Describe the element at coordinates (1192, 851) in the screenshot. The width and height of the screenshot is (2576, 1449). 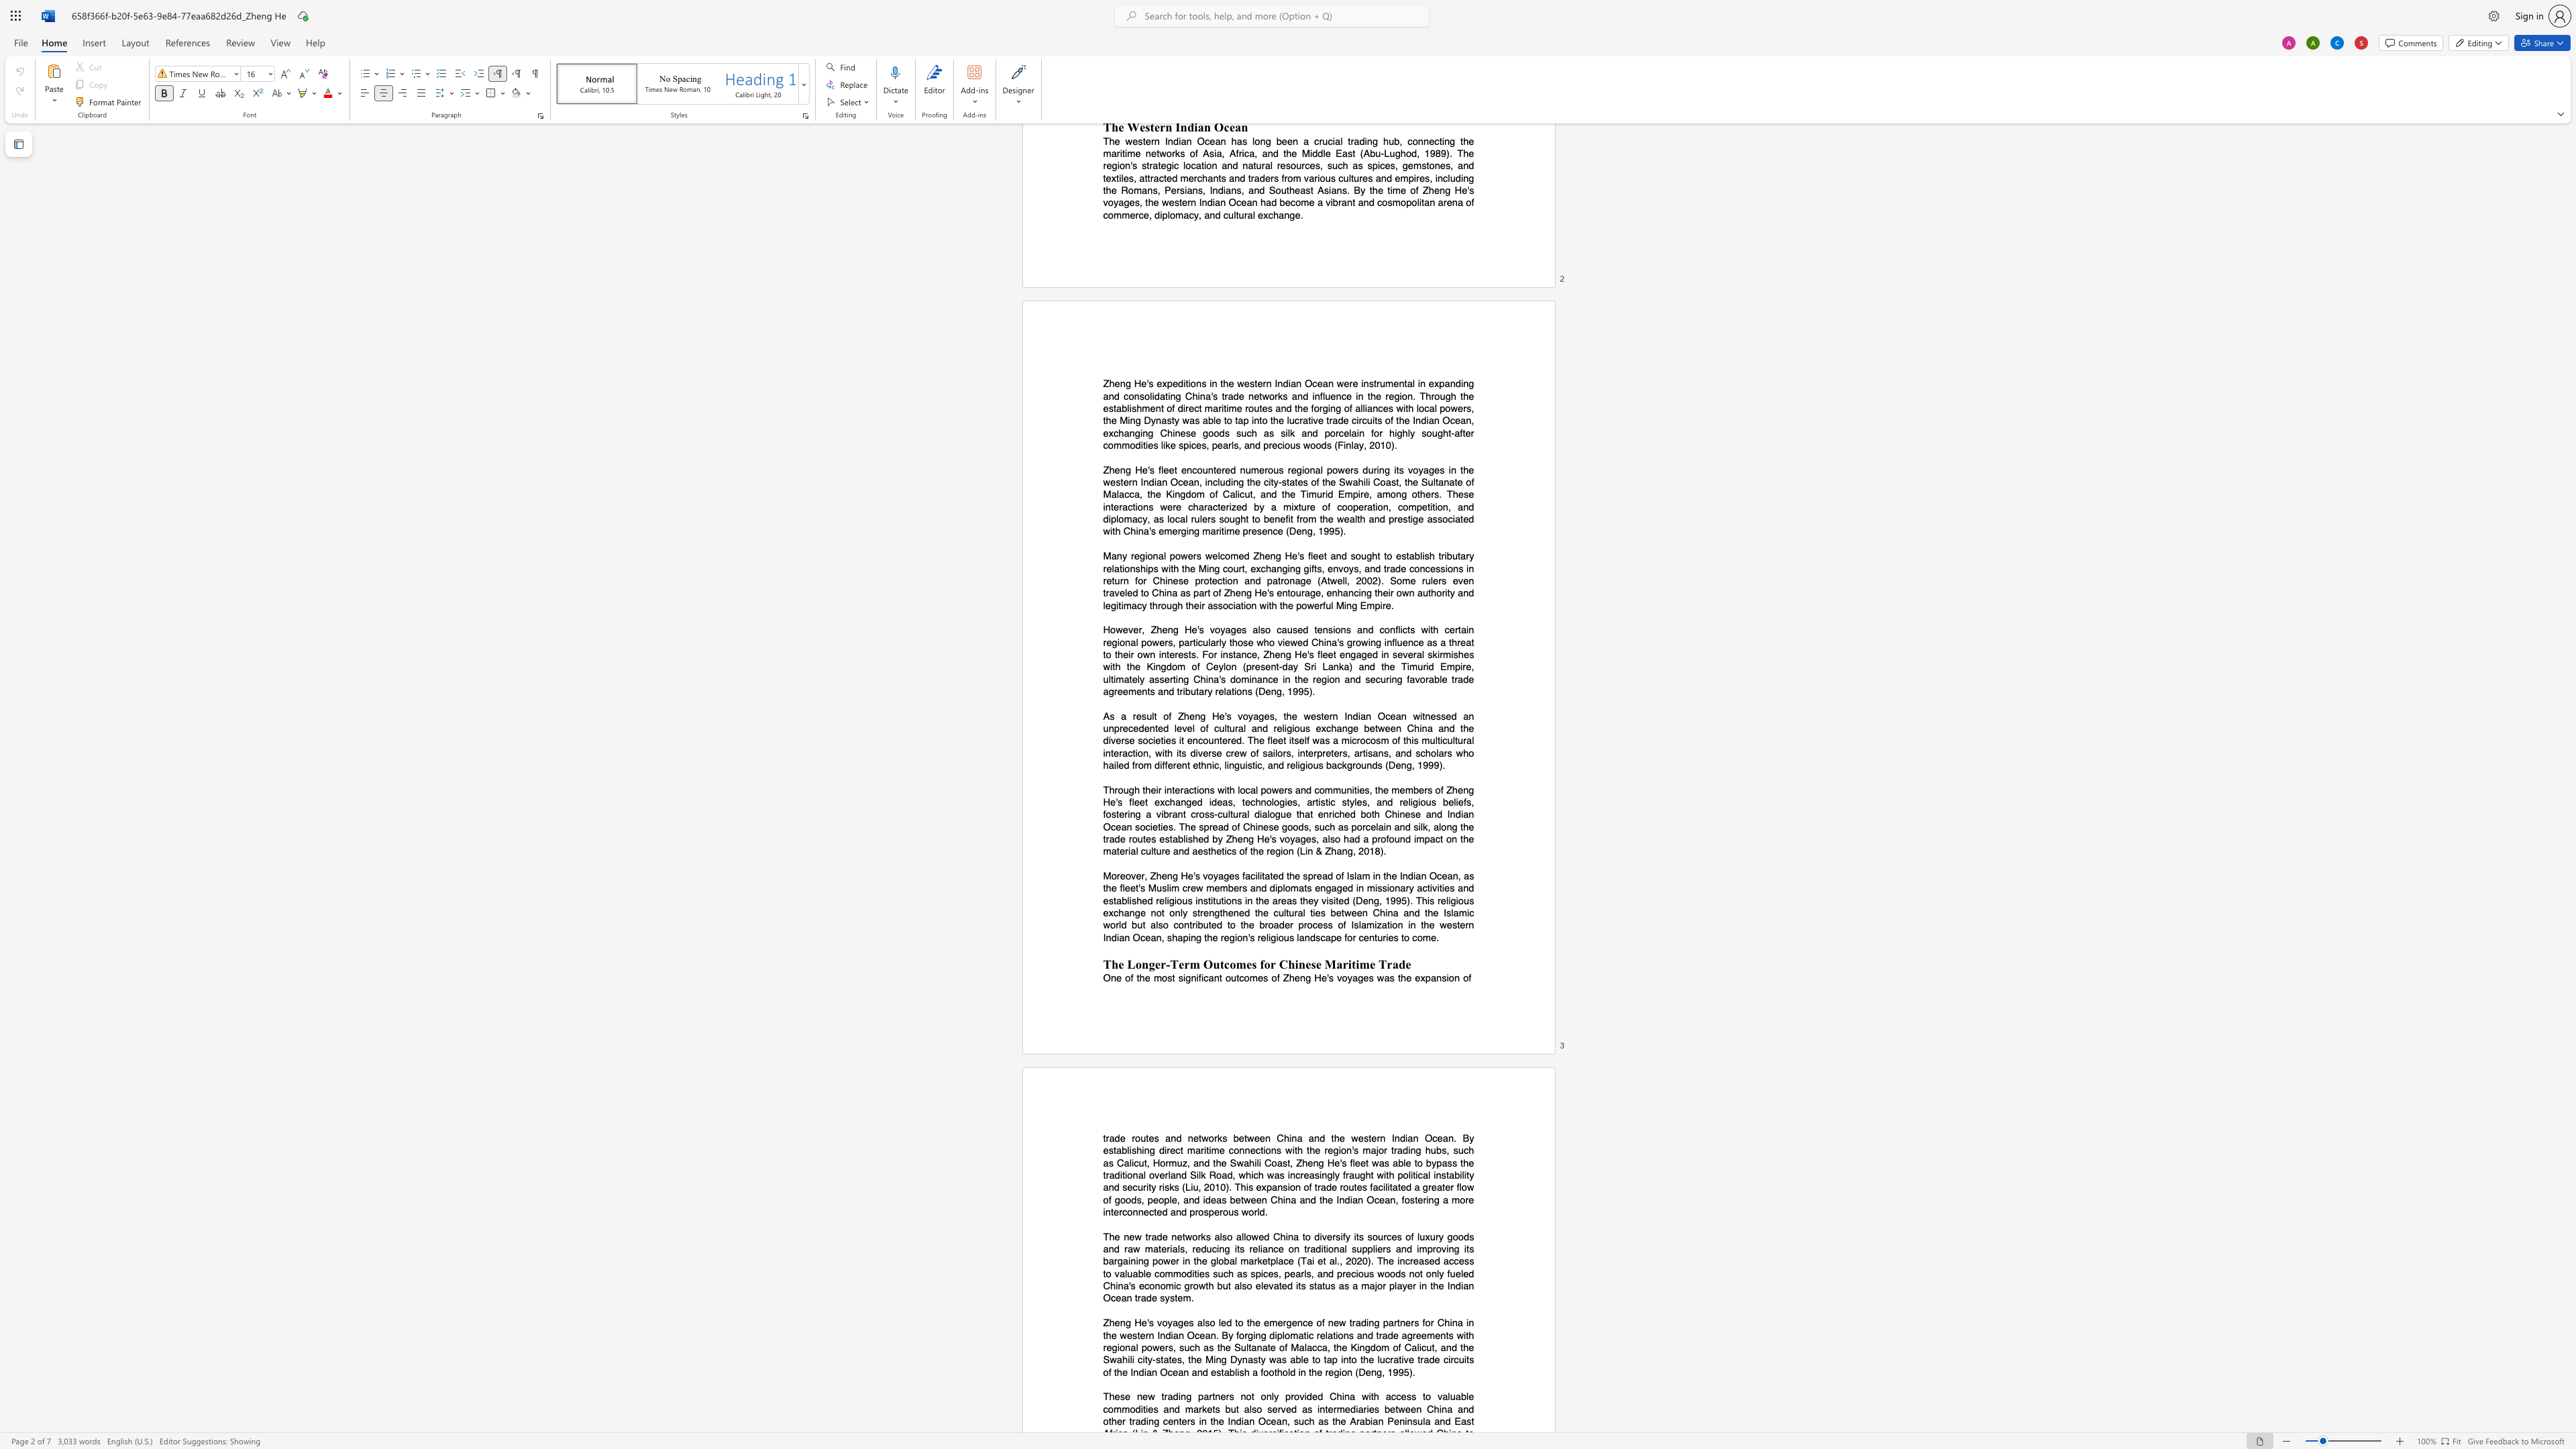
I see `the subset text "aesthe" within the text "by Zheng He"` at that location.